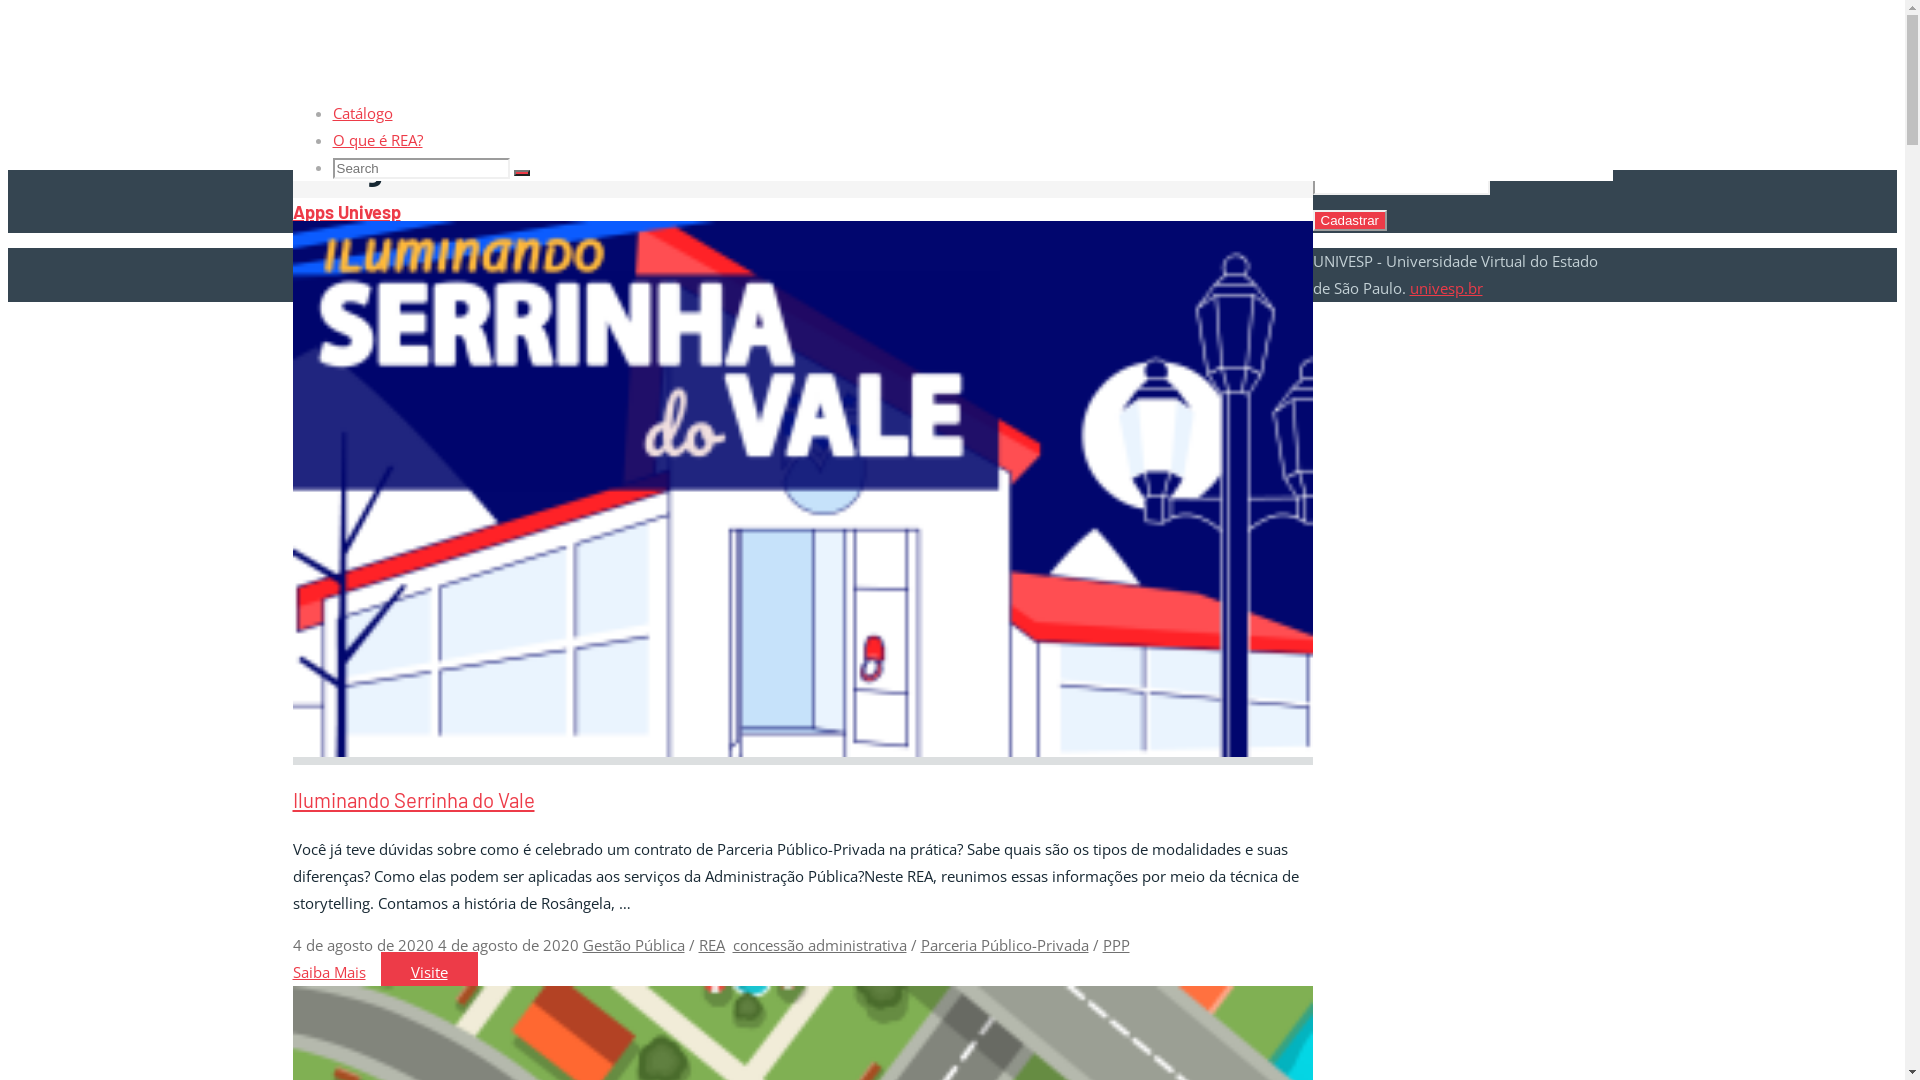 This screenshot has width=1920, height=1080. I want to click on 'Apps Univesp', so click(345, 212).